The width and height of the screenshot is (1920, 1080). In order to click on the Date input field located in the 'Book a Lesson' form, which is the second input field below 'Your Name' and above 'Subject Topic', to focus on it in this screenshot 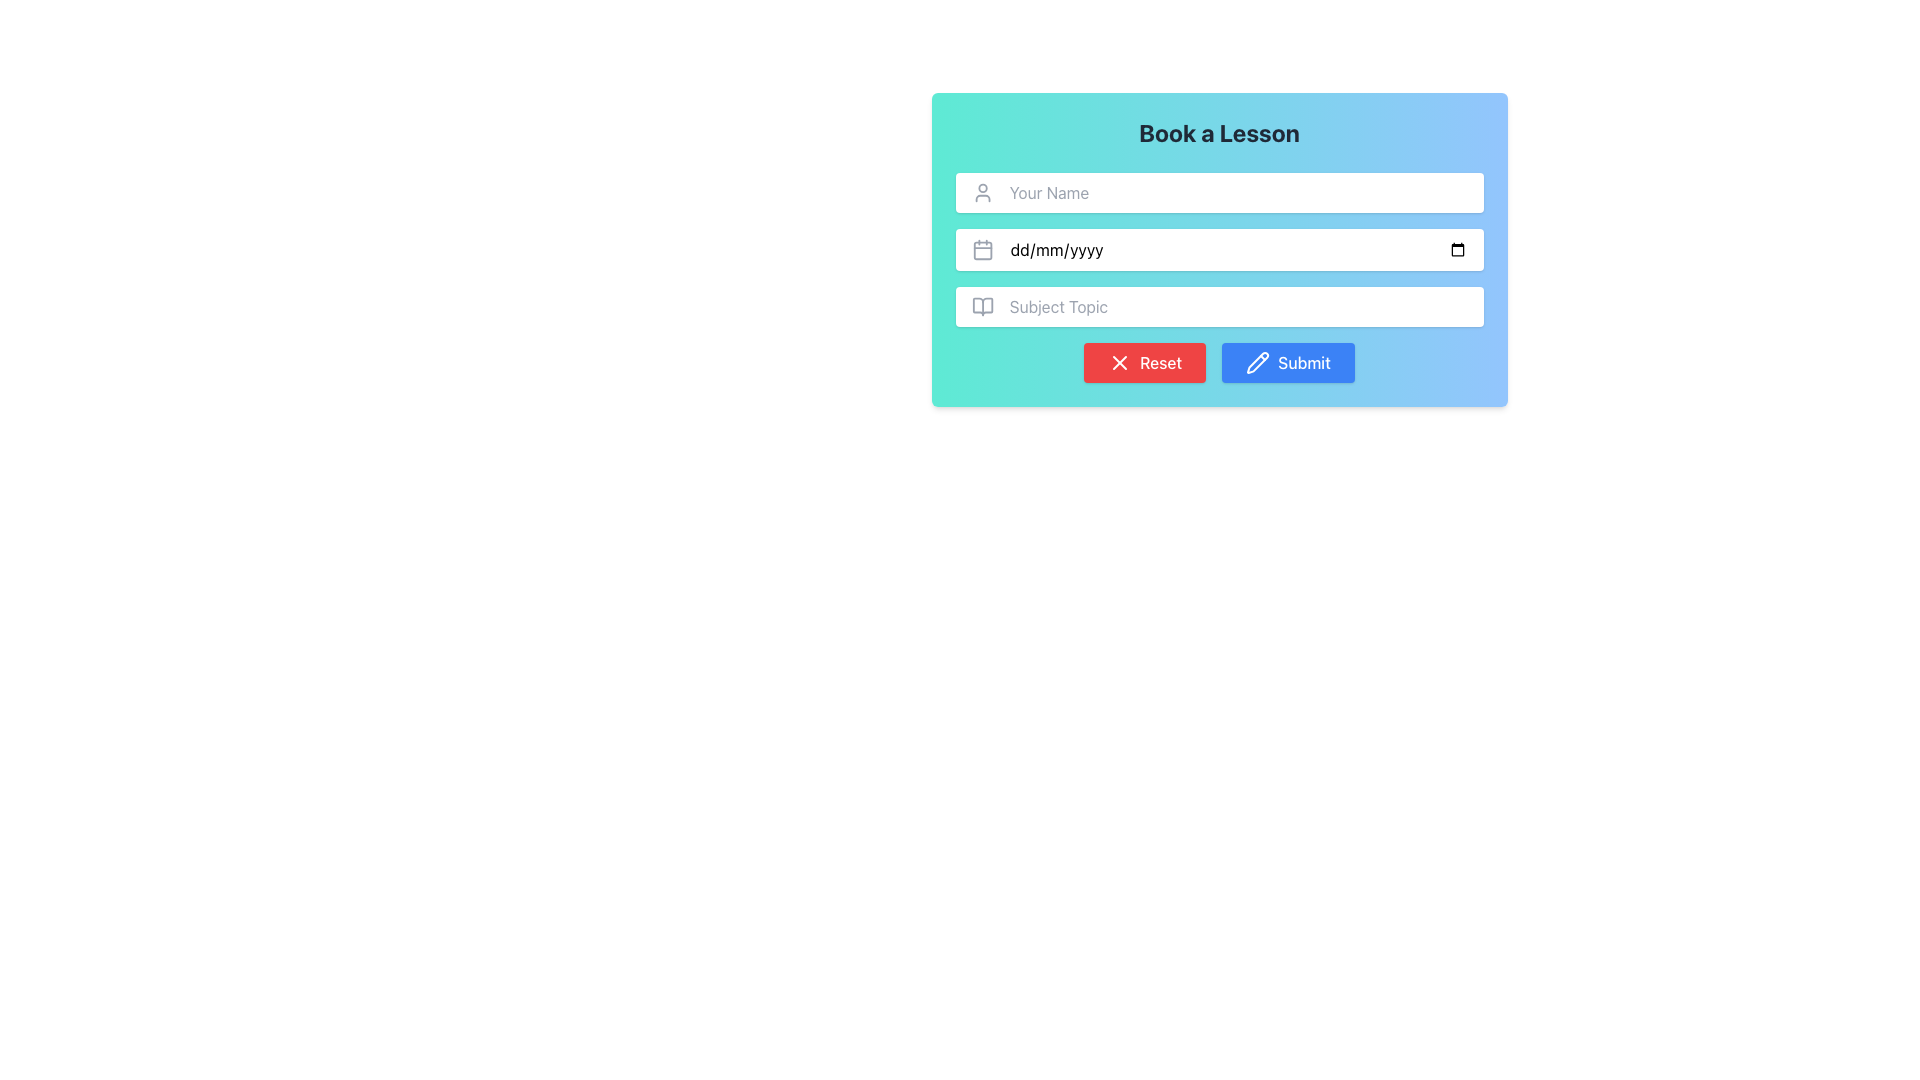, I will do `click(1237, 249)`.